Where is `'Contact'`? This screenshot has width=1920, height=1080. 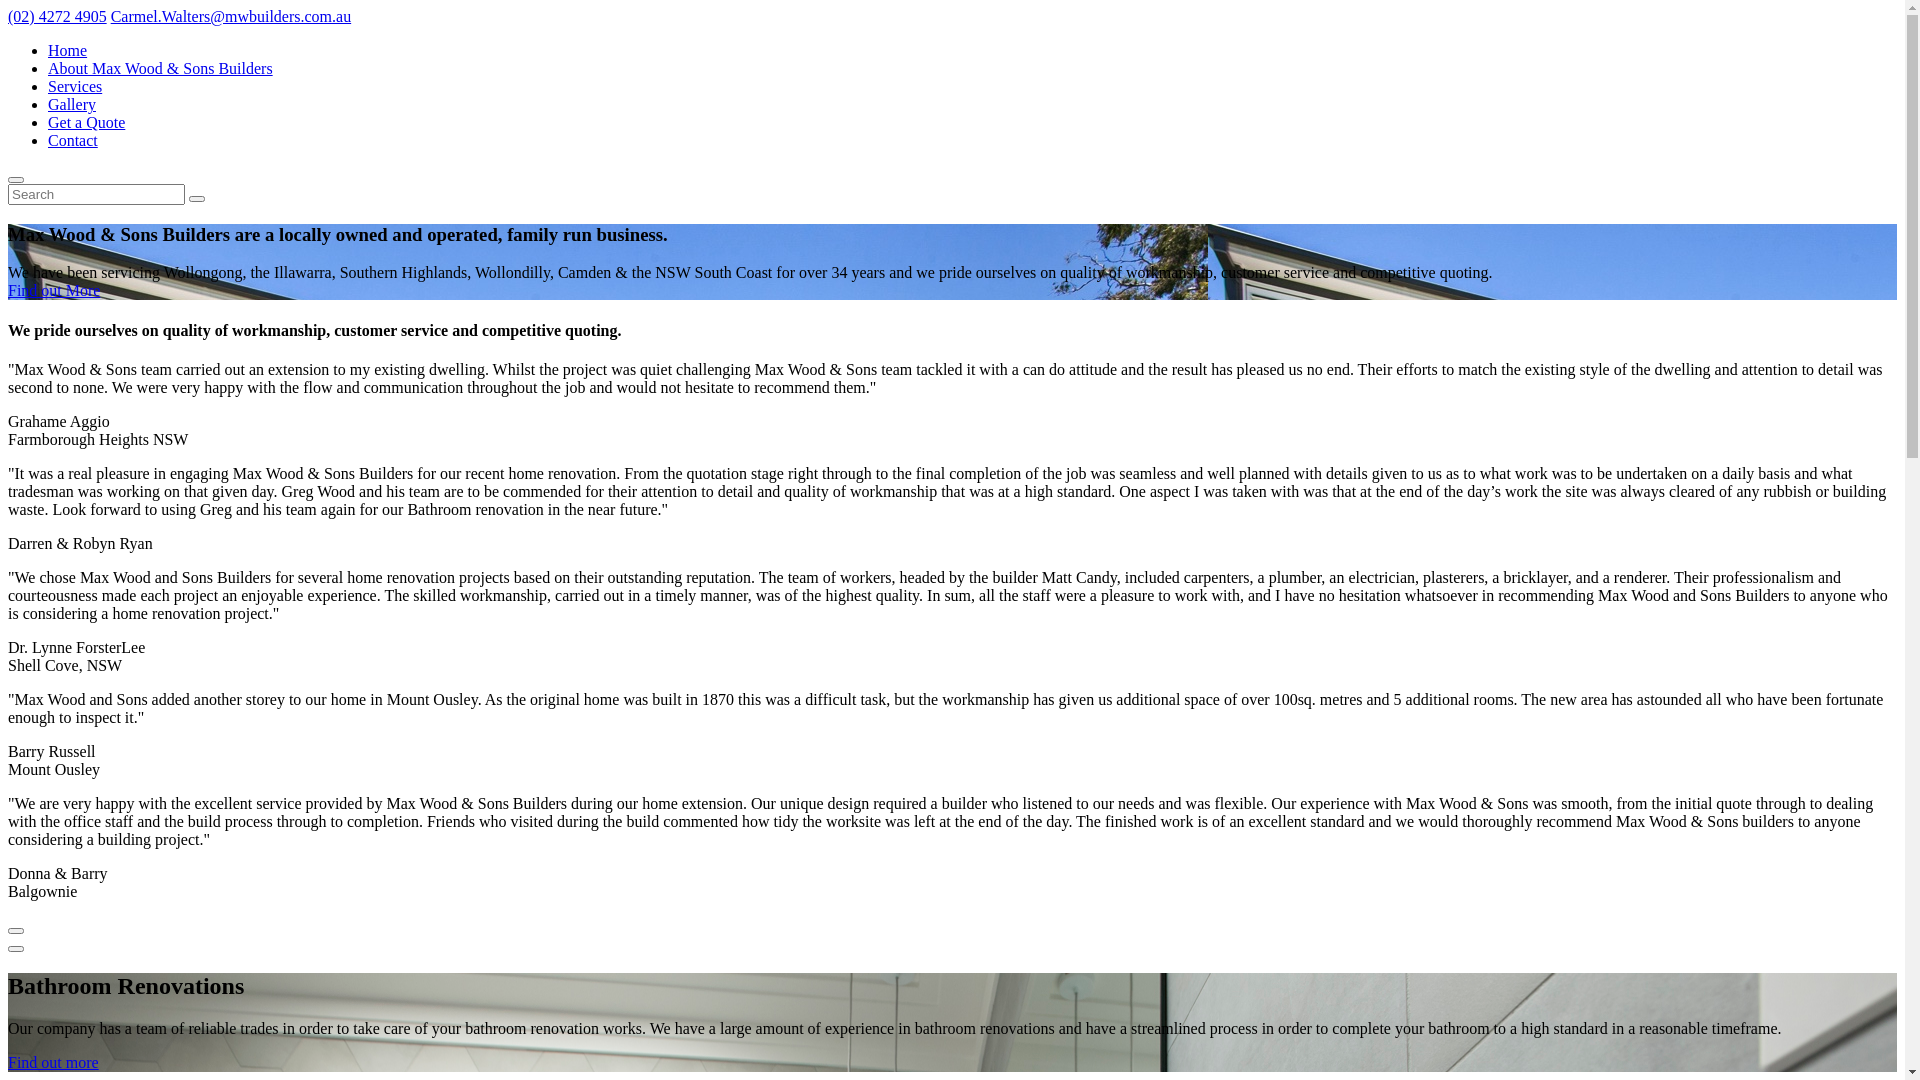
'Contact' is located at coordinates (72, 139).